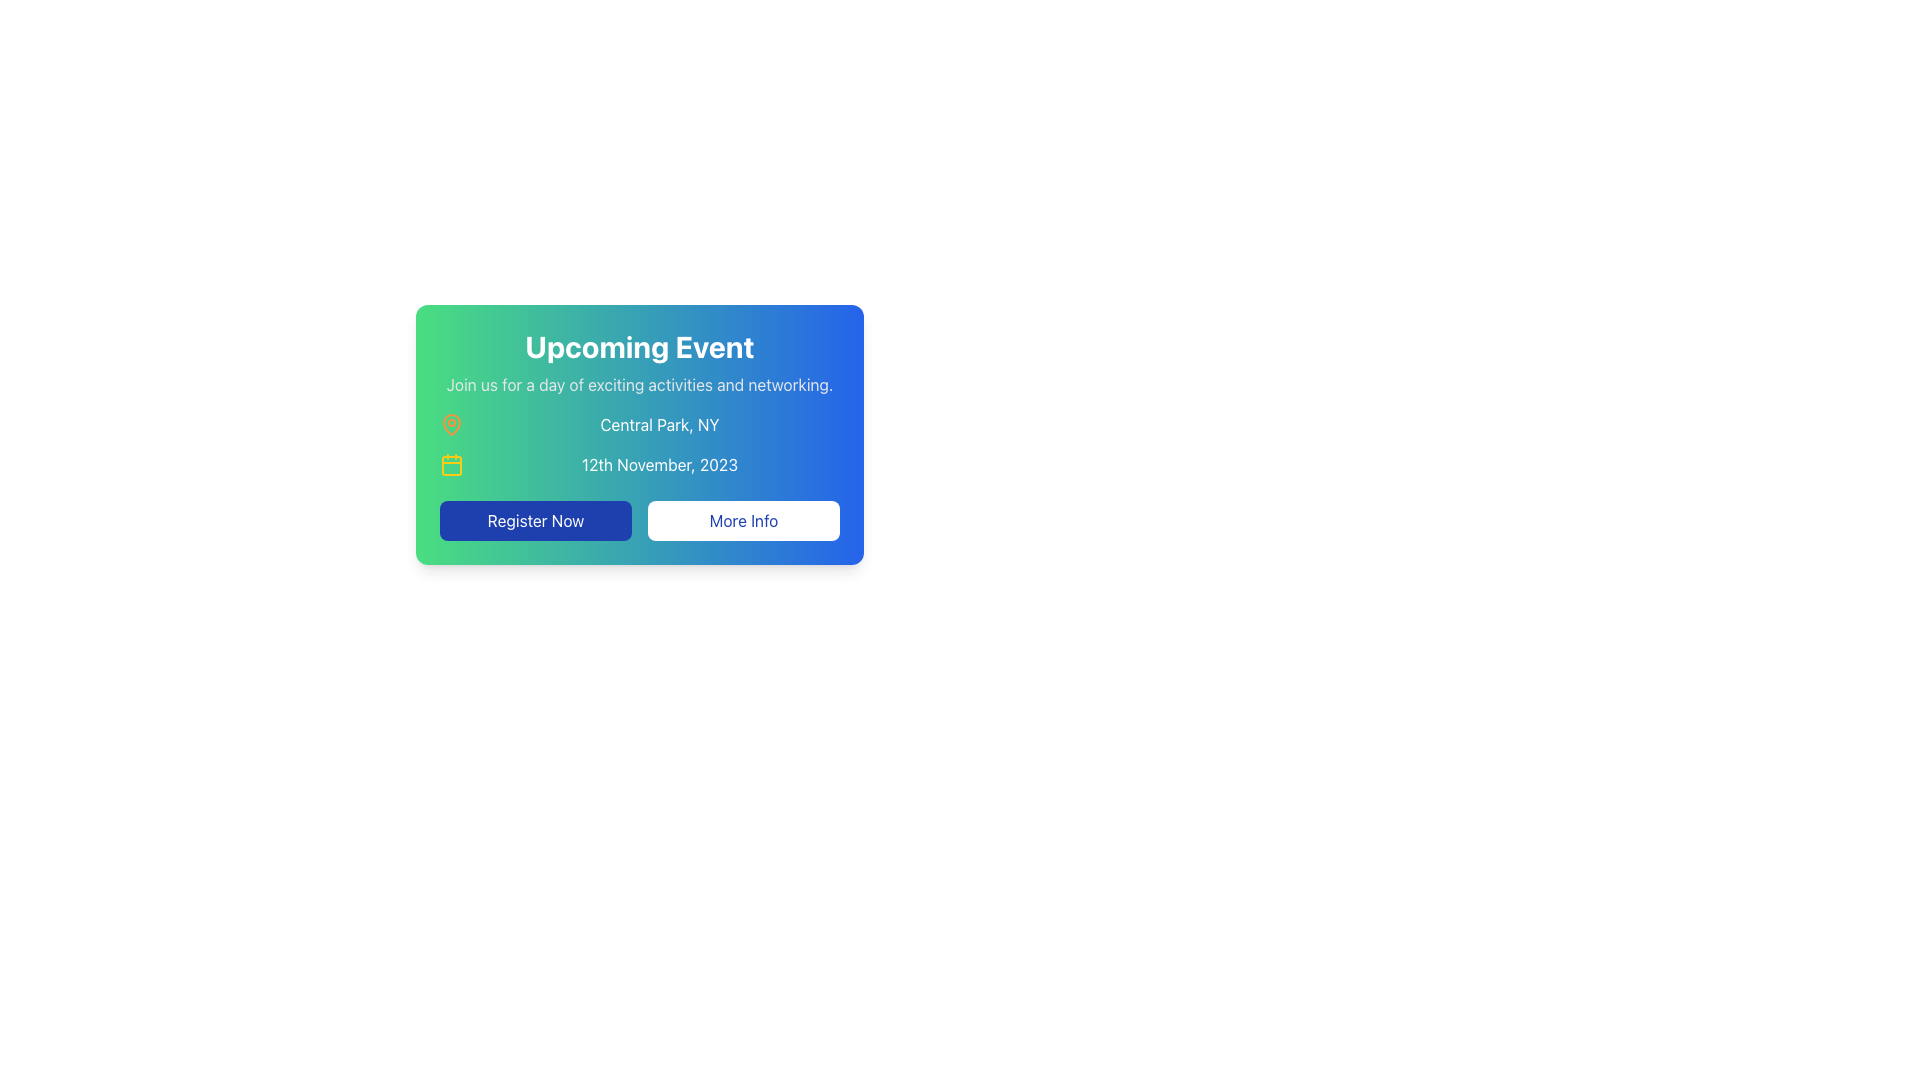 The image size is (1920, 1080). What do you see at coordinates (450, 423) in the screenshot?
I see `the geographical location icon positioned to the left of the text 'Central Park, NY'` at bounding box center [450, 423].